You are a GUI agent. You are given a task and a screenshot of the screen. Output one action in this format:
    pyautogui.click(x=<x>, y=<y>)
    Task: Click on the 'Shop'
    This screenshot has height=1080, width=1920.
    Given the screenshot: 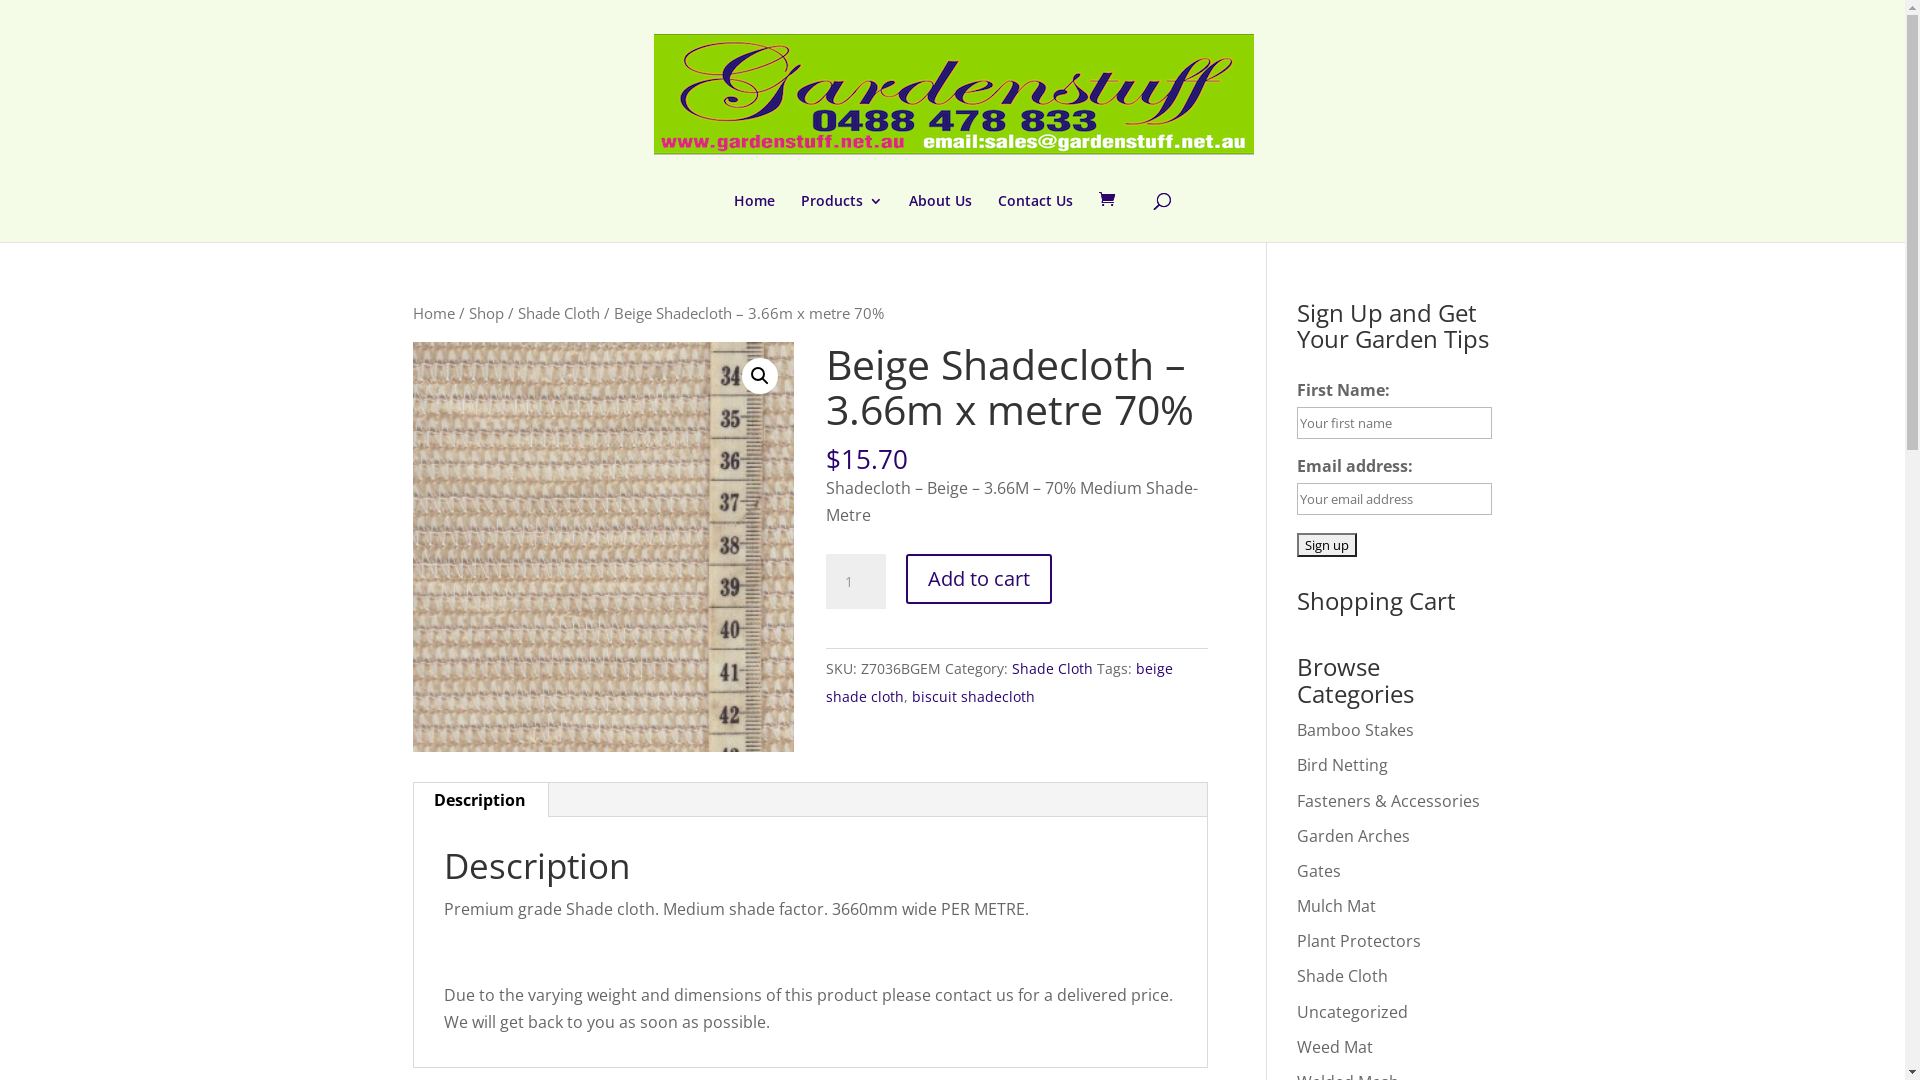 What is the action you would take?
    pyautogui.click(x=466, y=312)
    